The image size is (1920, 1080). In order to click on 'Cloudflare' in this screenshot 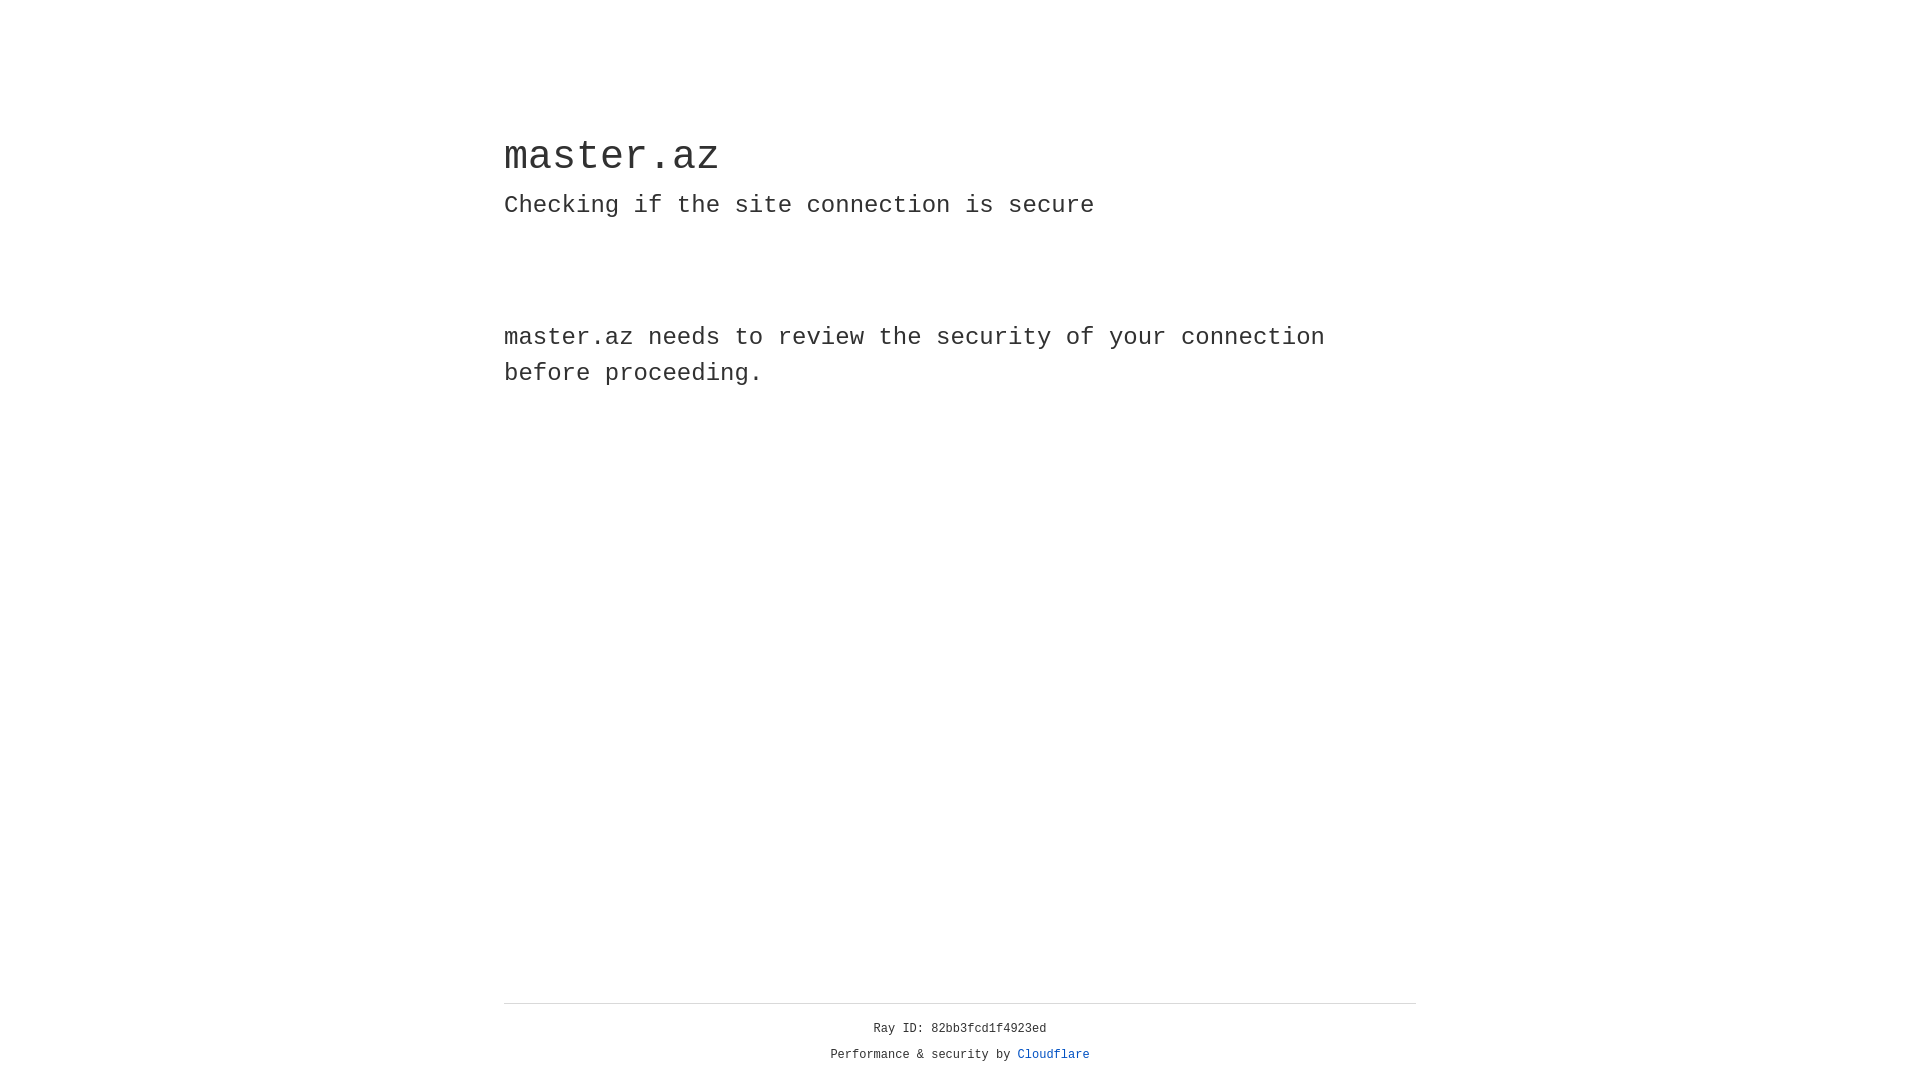, I will do `click(1053, 1054)`.